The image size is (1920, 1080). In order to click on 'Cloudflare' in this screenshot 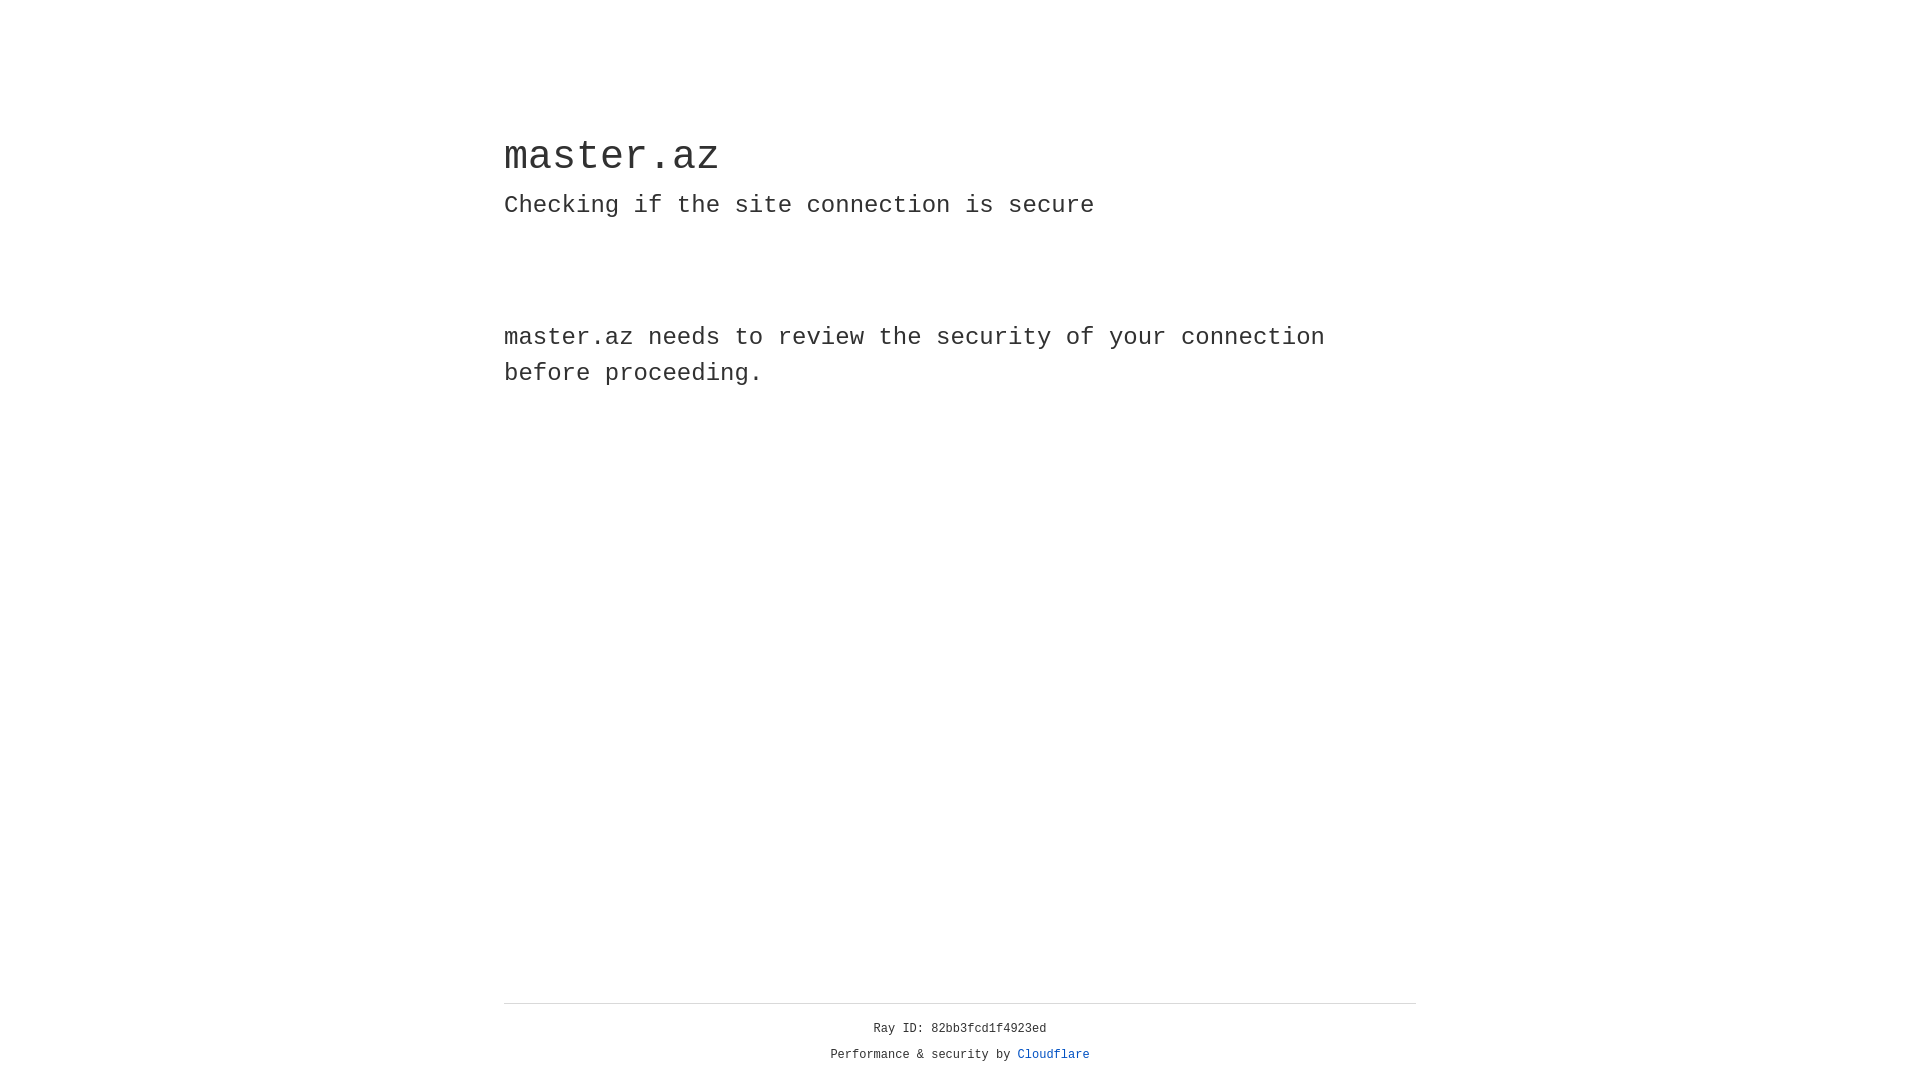, I will do `click(1053, 1054)`.